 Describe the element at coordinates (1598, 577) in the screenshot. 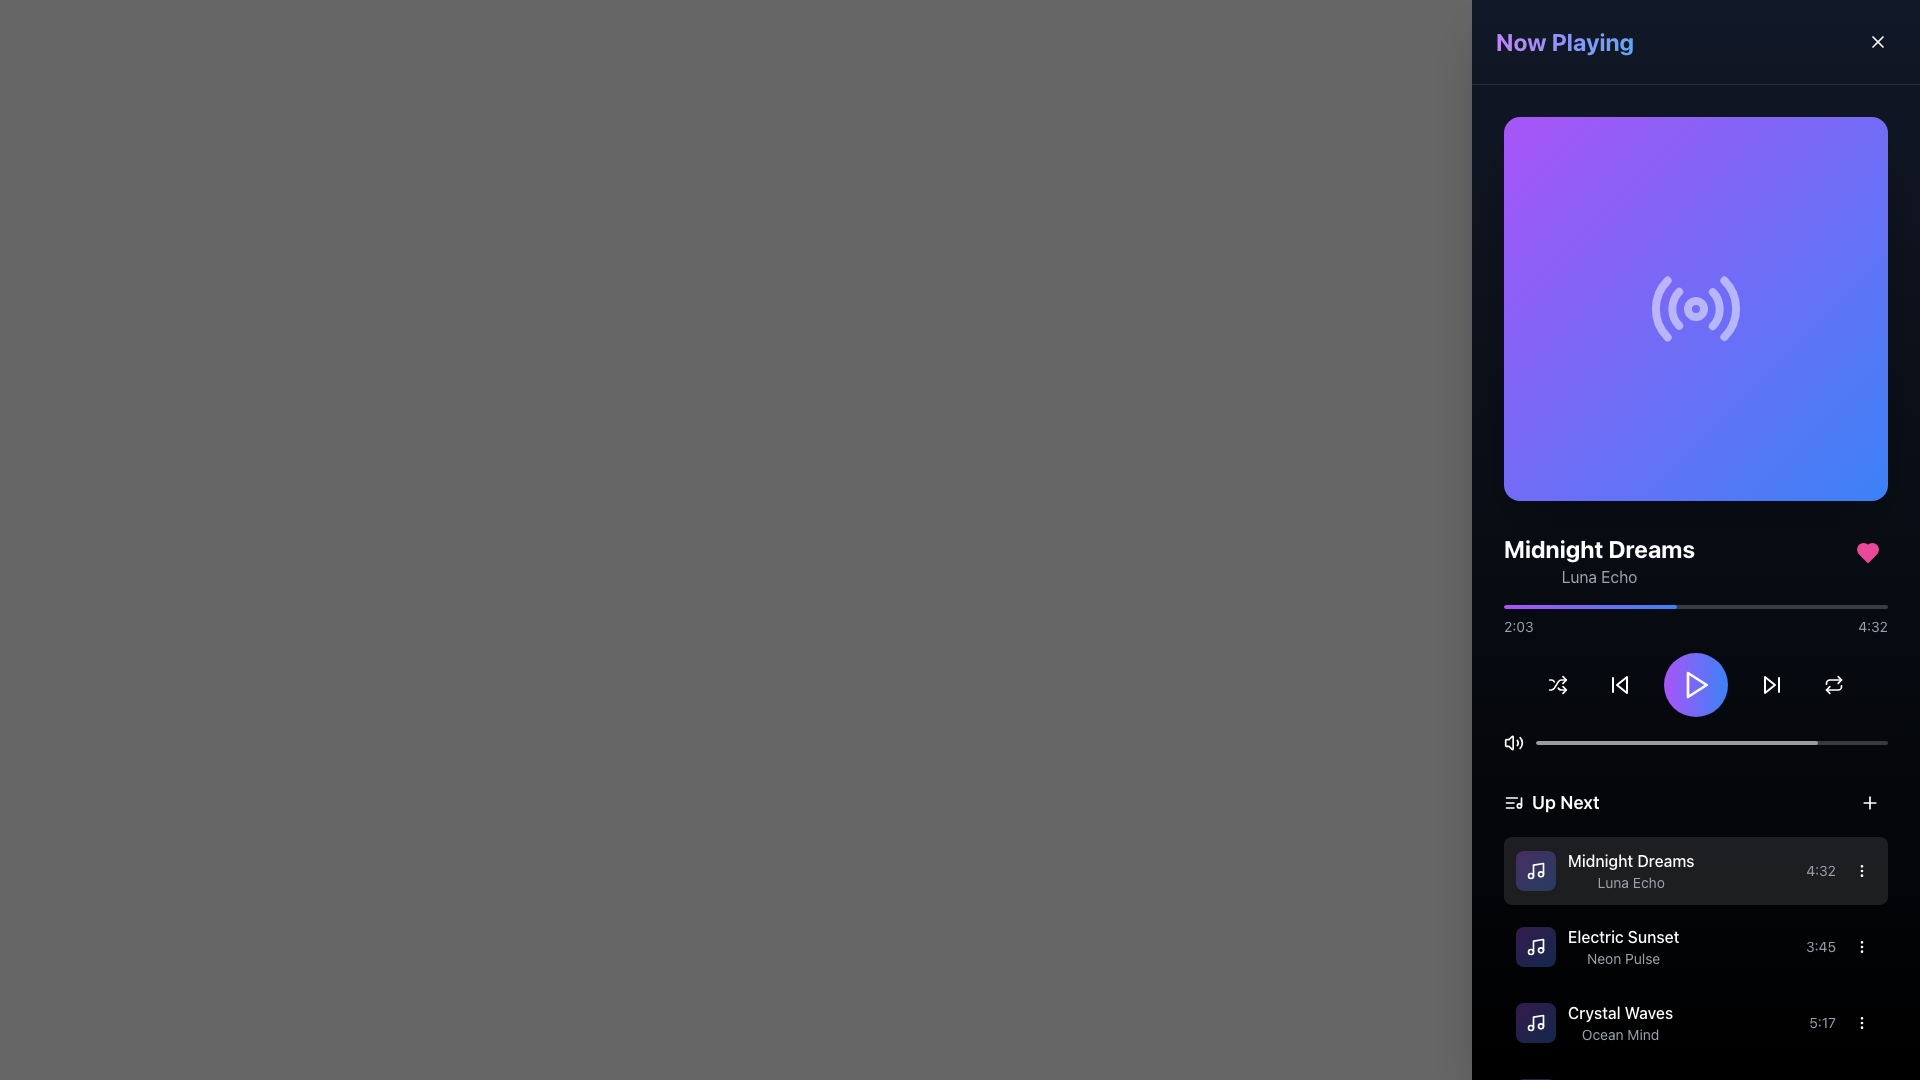

I see `text label located directly below 'Midnight Dreams' in the 'Now Playing' section of the UI` at that location.